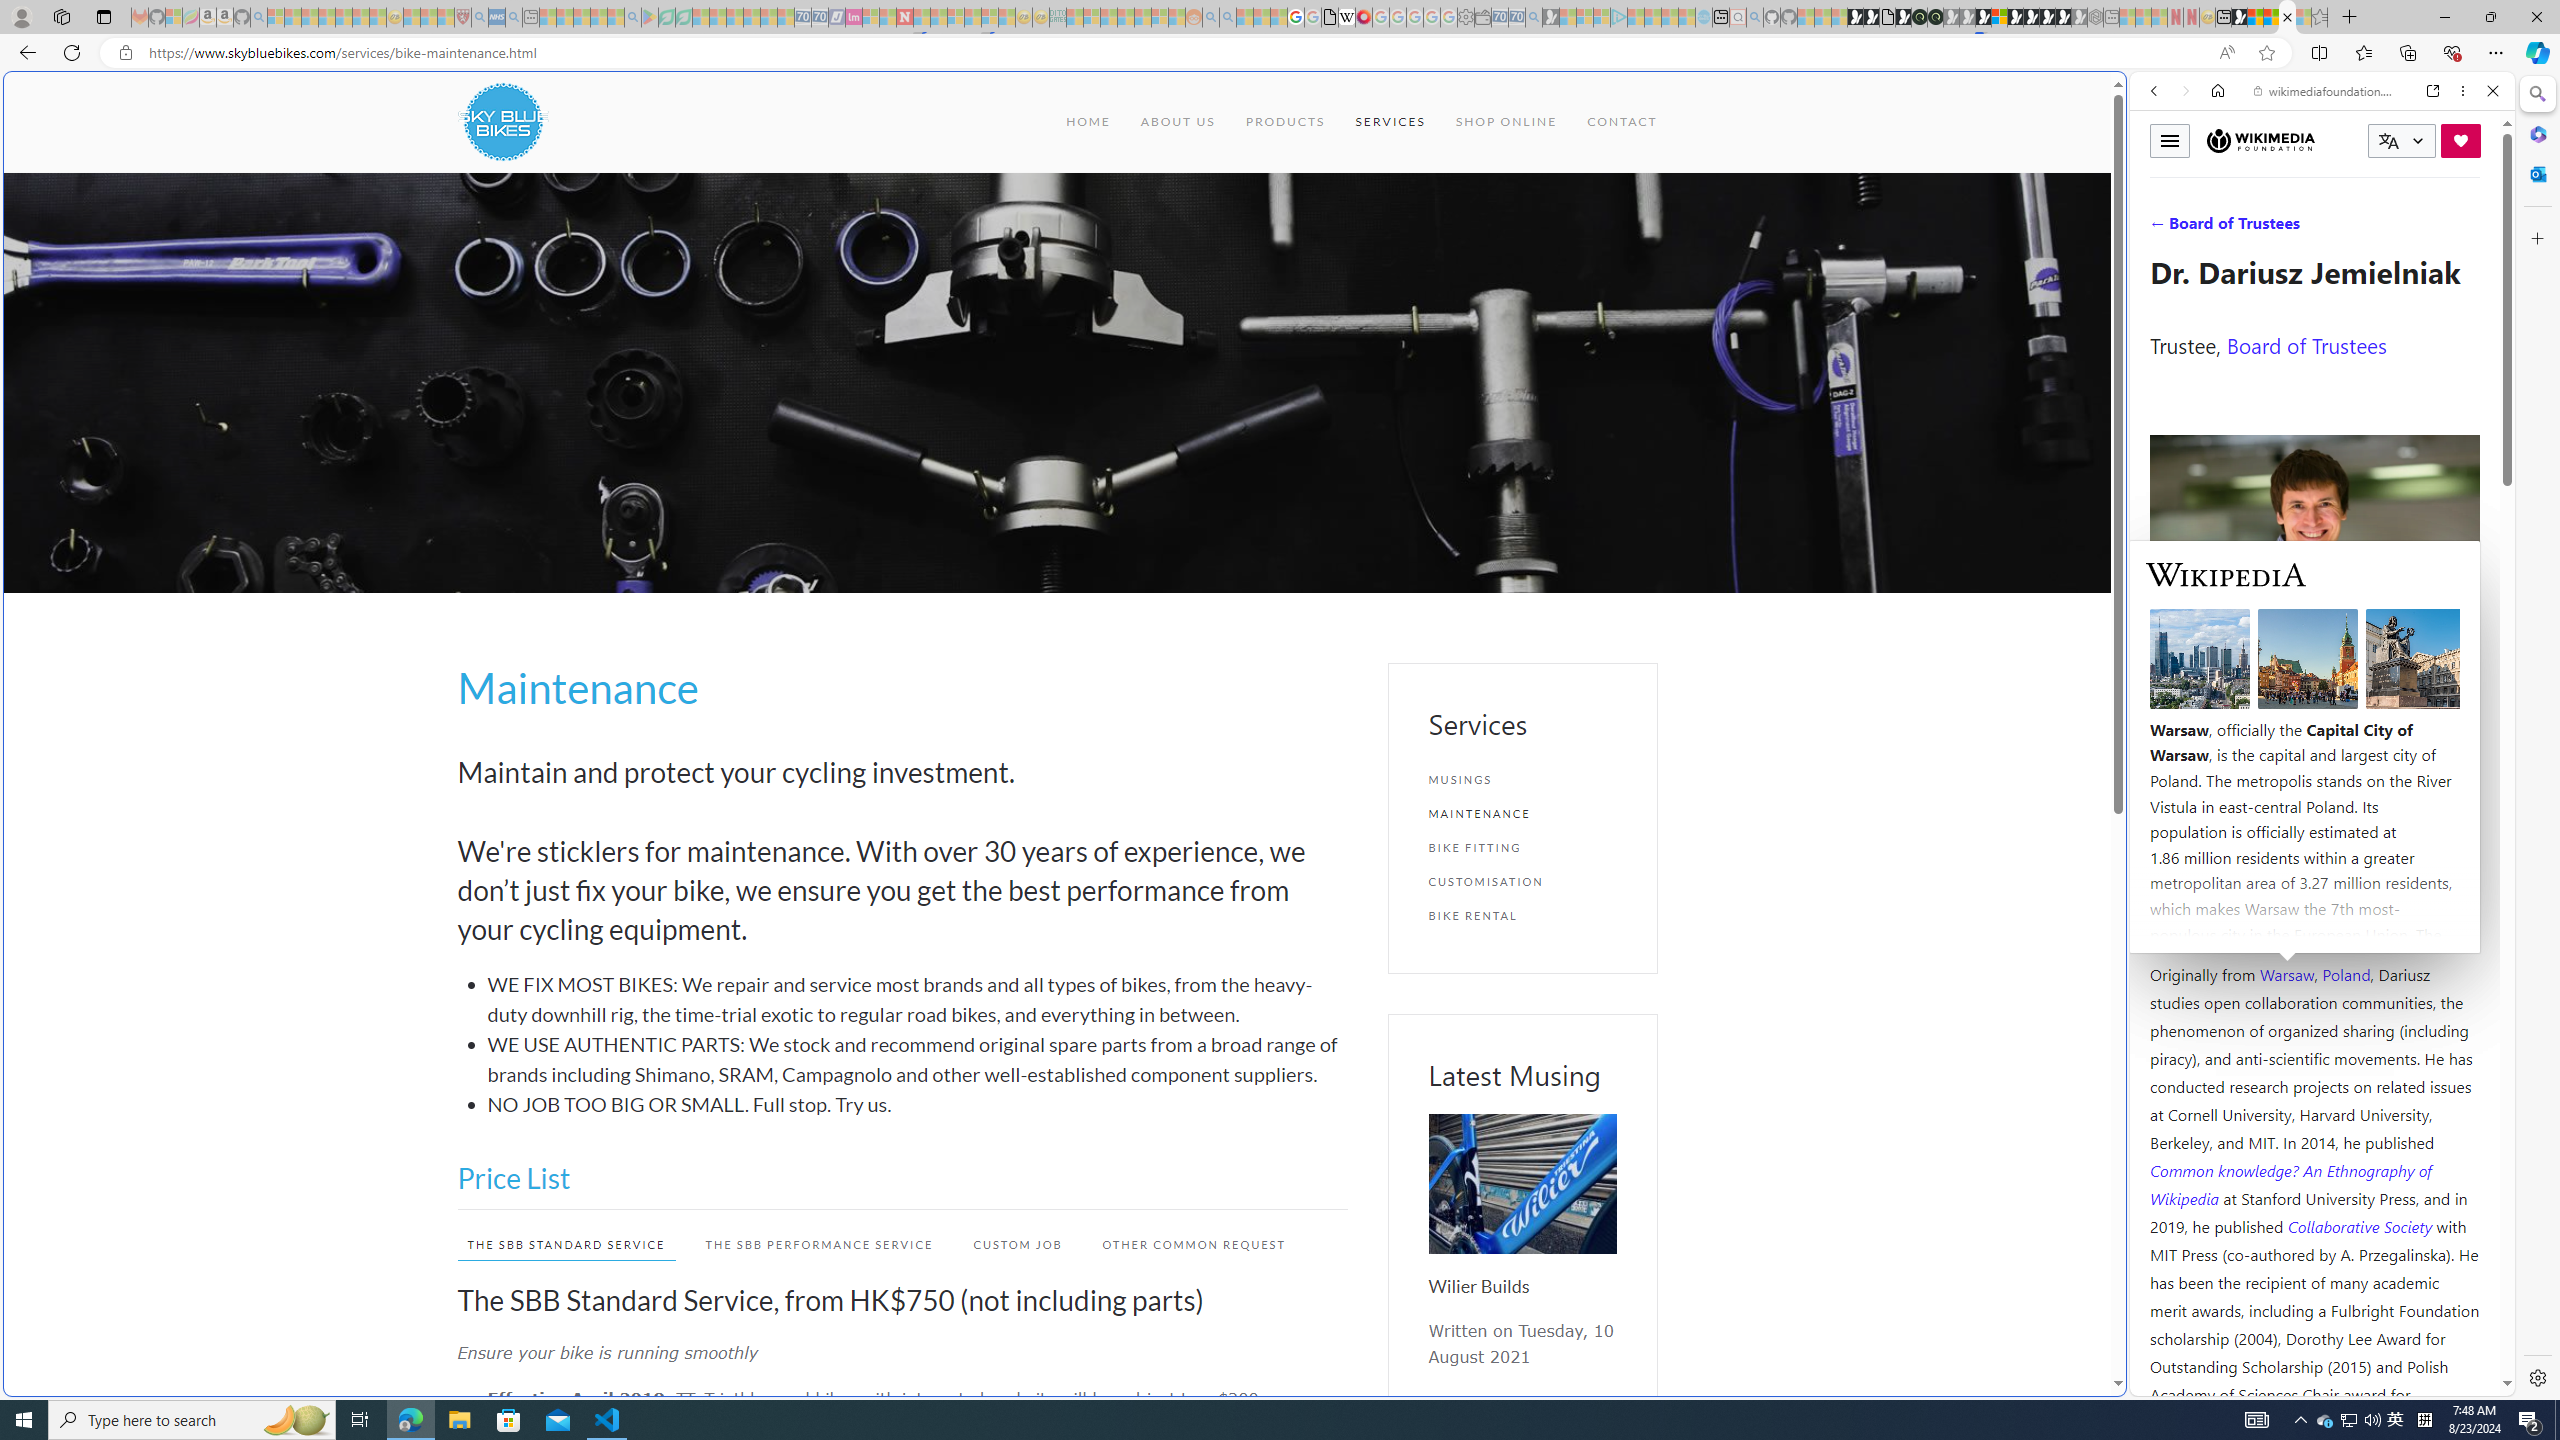  Describe the element at coordinates (1670, 16) in the screenshot. I see `'Microsoft Start - Sleeping'` at that location.